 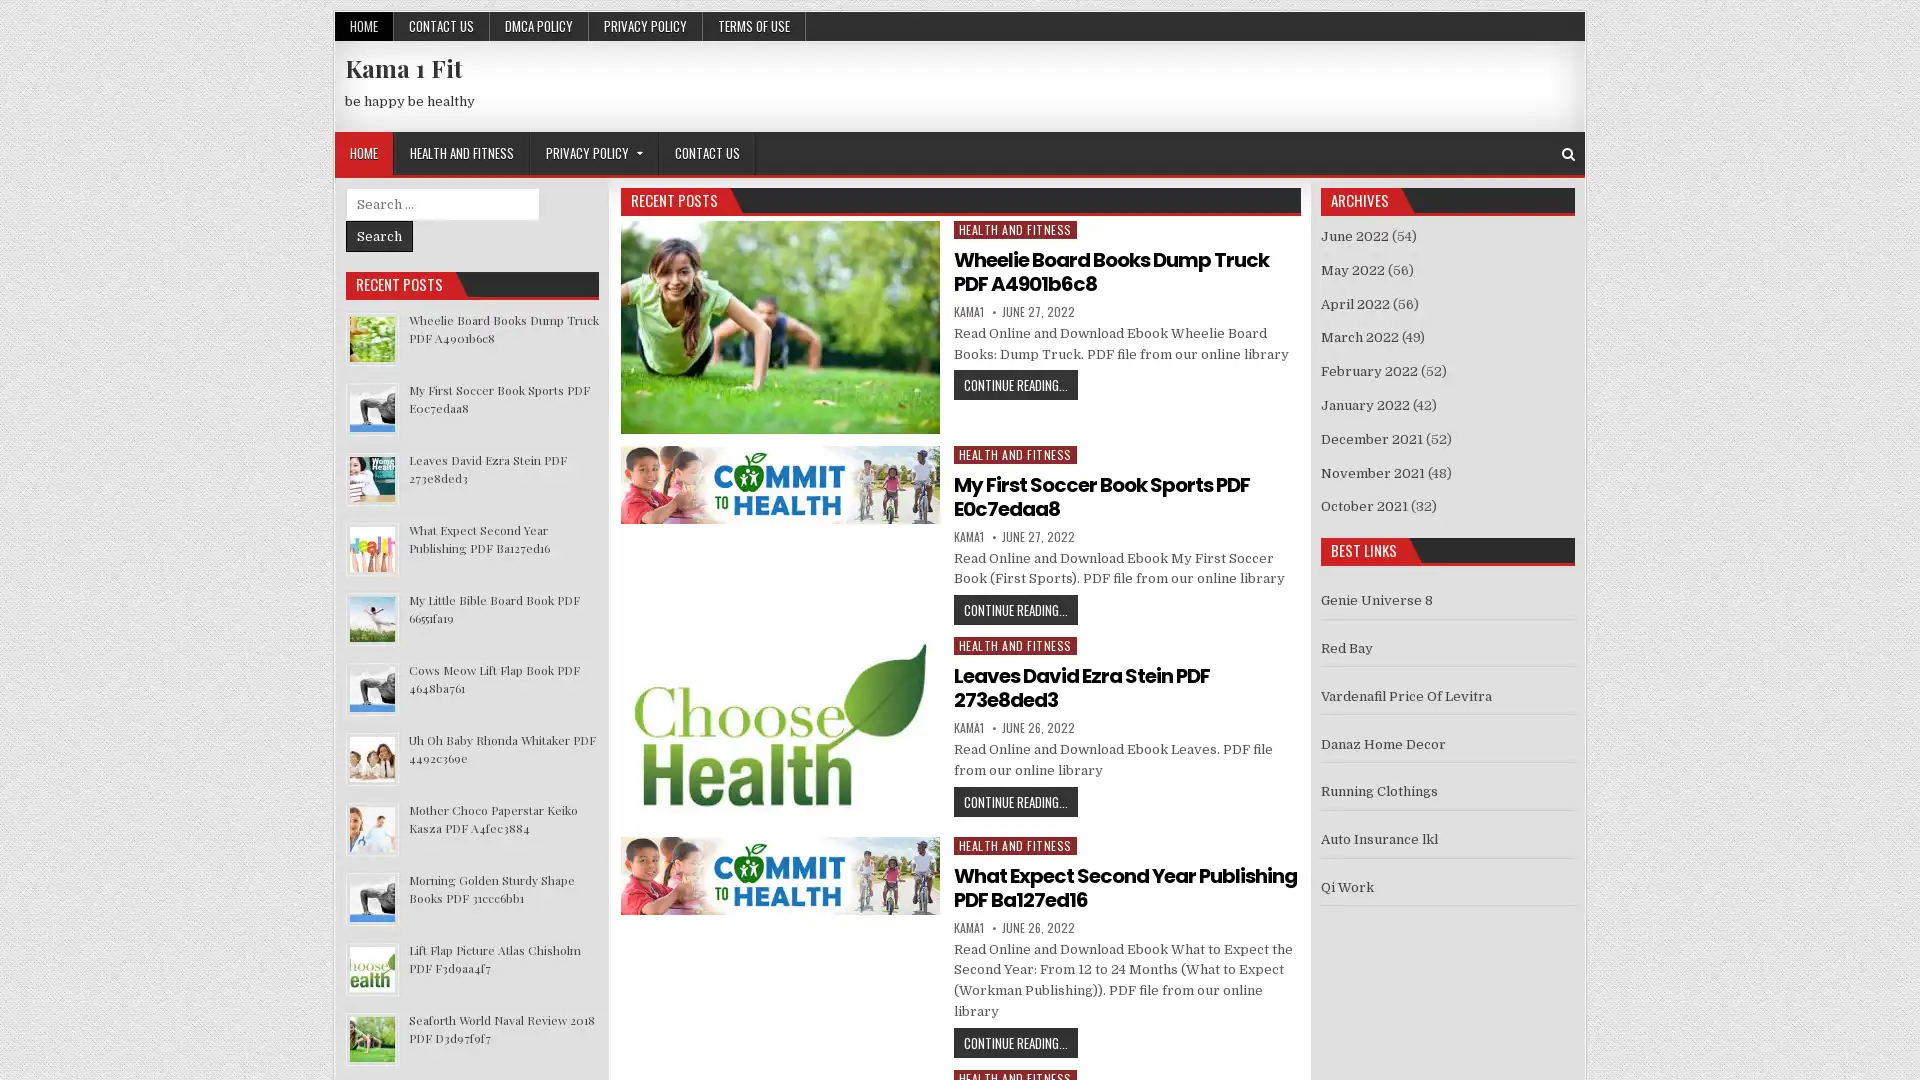 I want to click on Search, so click(x=378, y=235).